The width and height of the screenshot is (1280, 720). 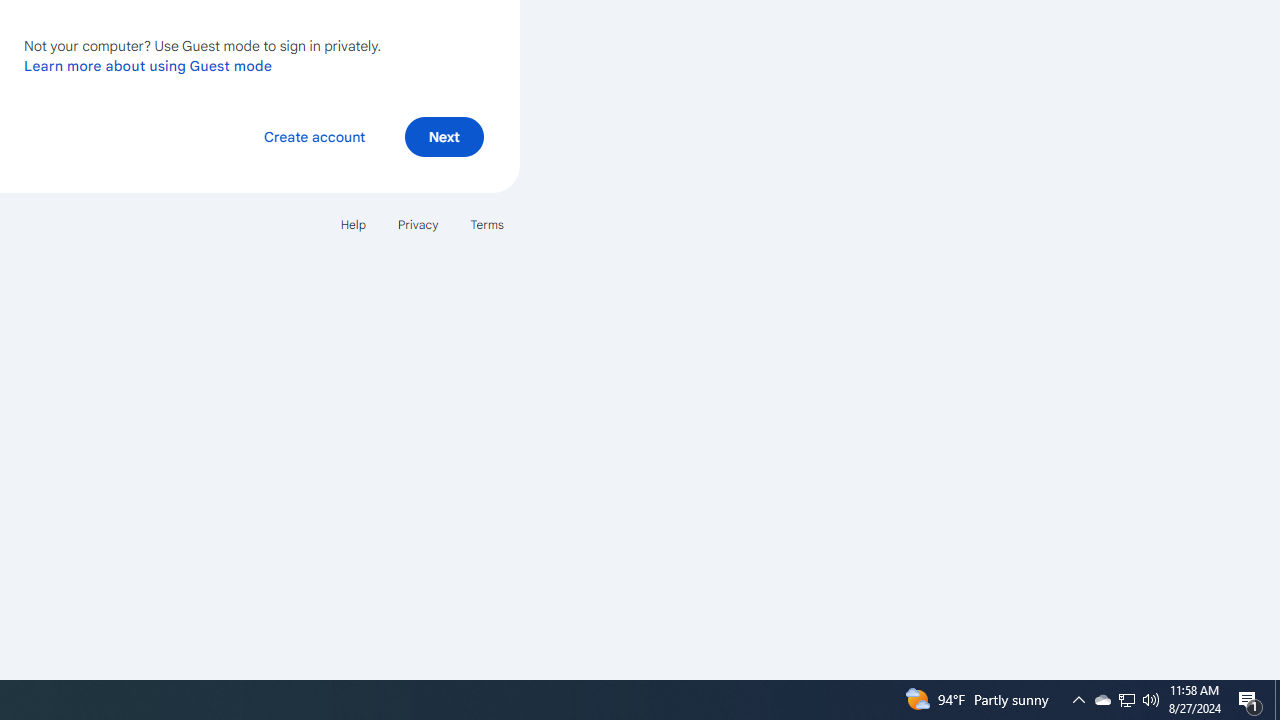 I want to click on 'Create account', so click(x=313, y=135).